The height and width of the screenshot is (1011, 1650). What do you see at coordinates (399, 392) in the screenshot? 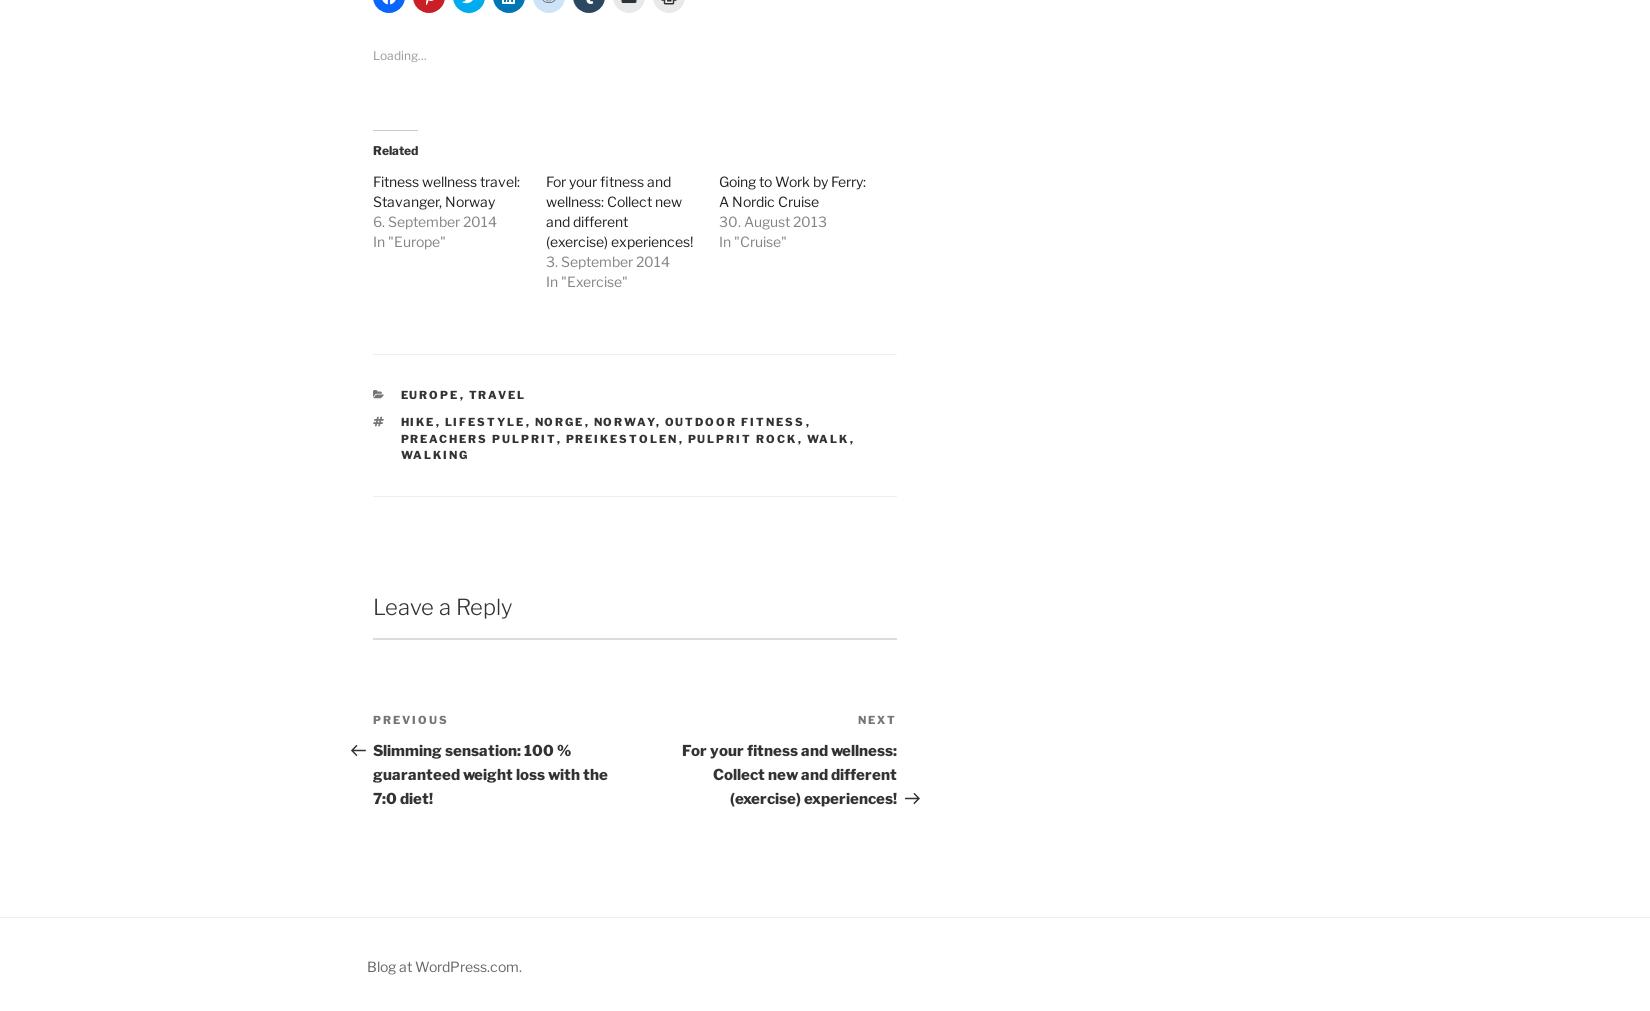
I see `'Europe'` at bounding box center [399, 392].